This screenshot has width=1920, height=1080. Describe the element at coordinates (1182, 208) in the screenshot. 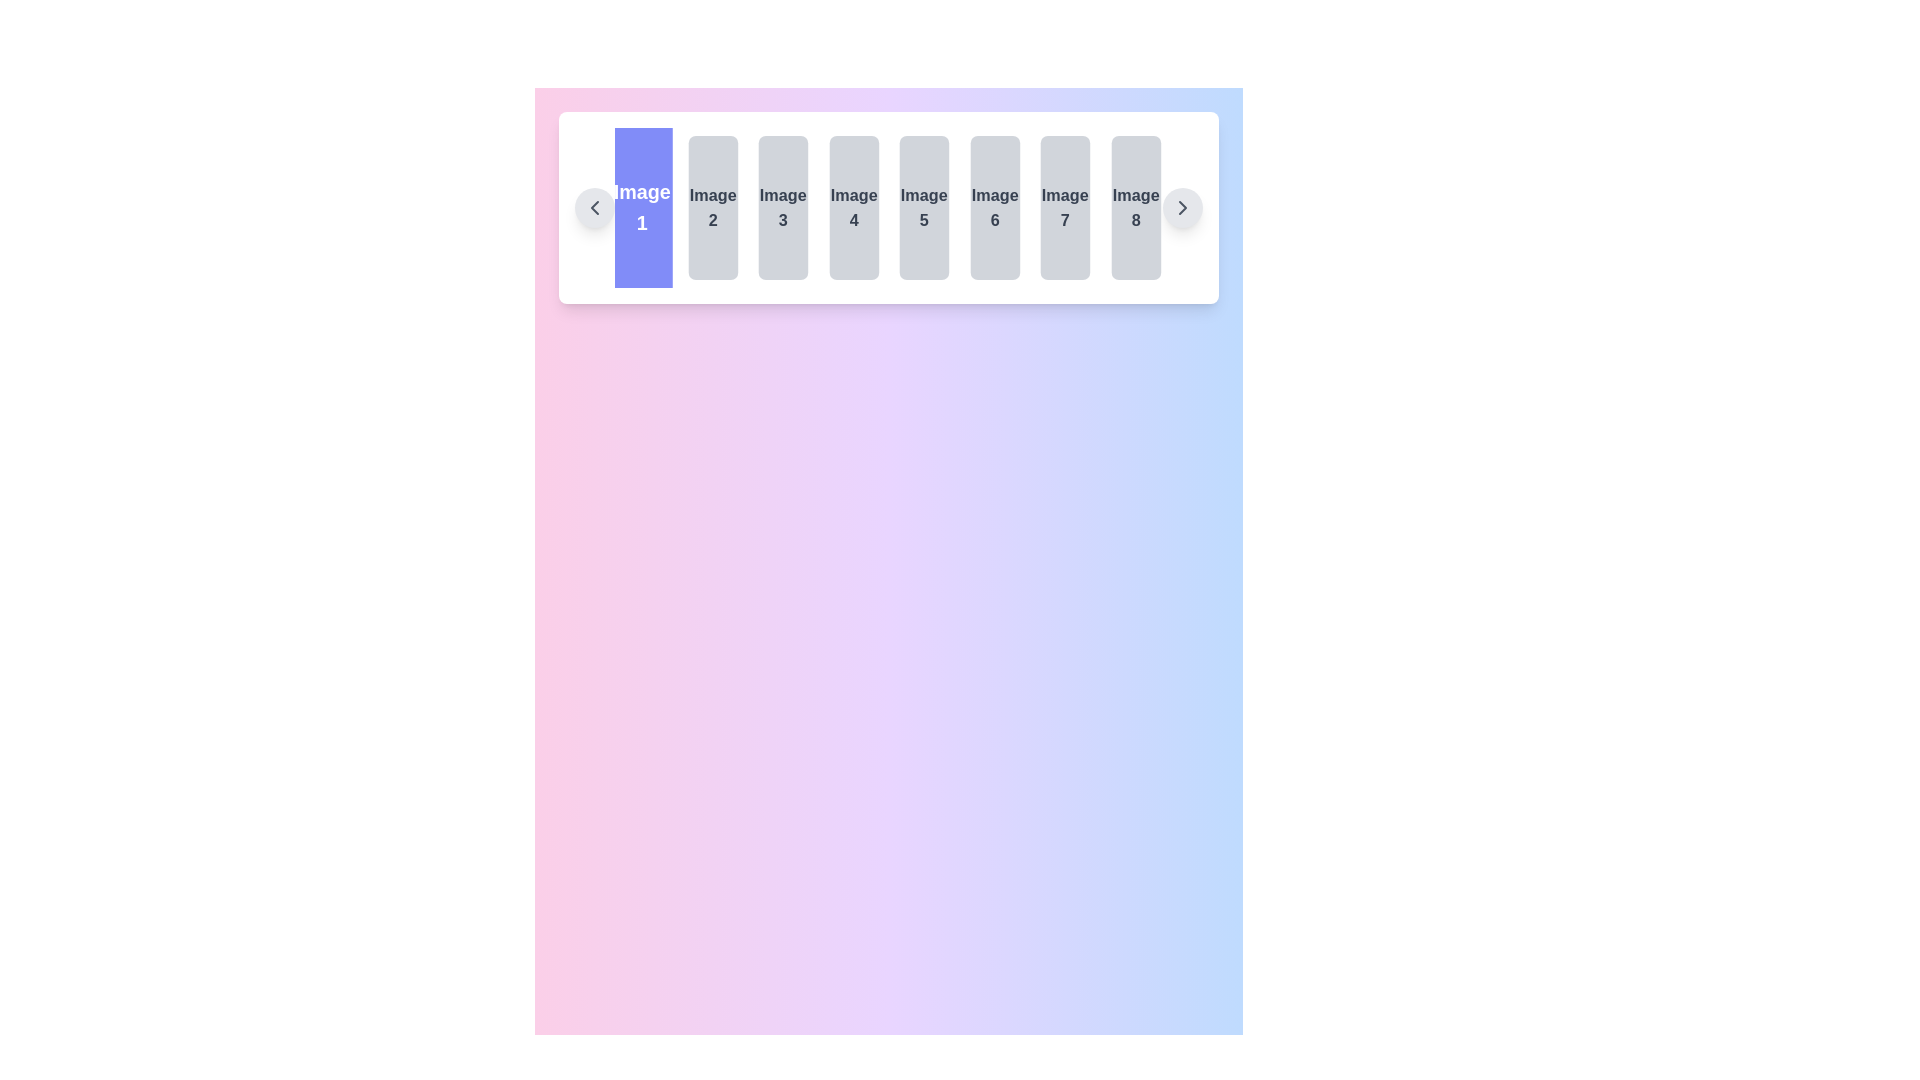

I see `the chevron icon within the circular button at the far-right end of the horizontal carousel to navigate to the next set of images or content items` at that location.